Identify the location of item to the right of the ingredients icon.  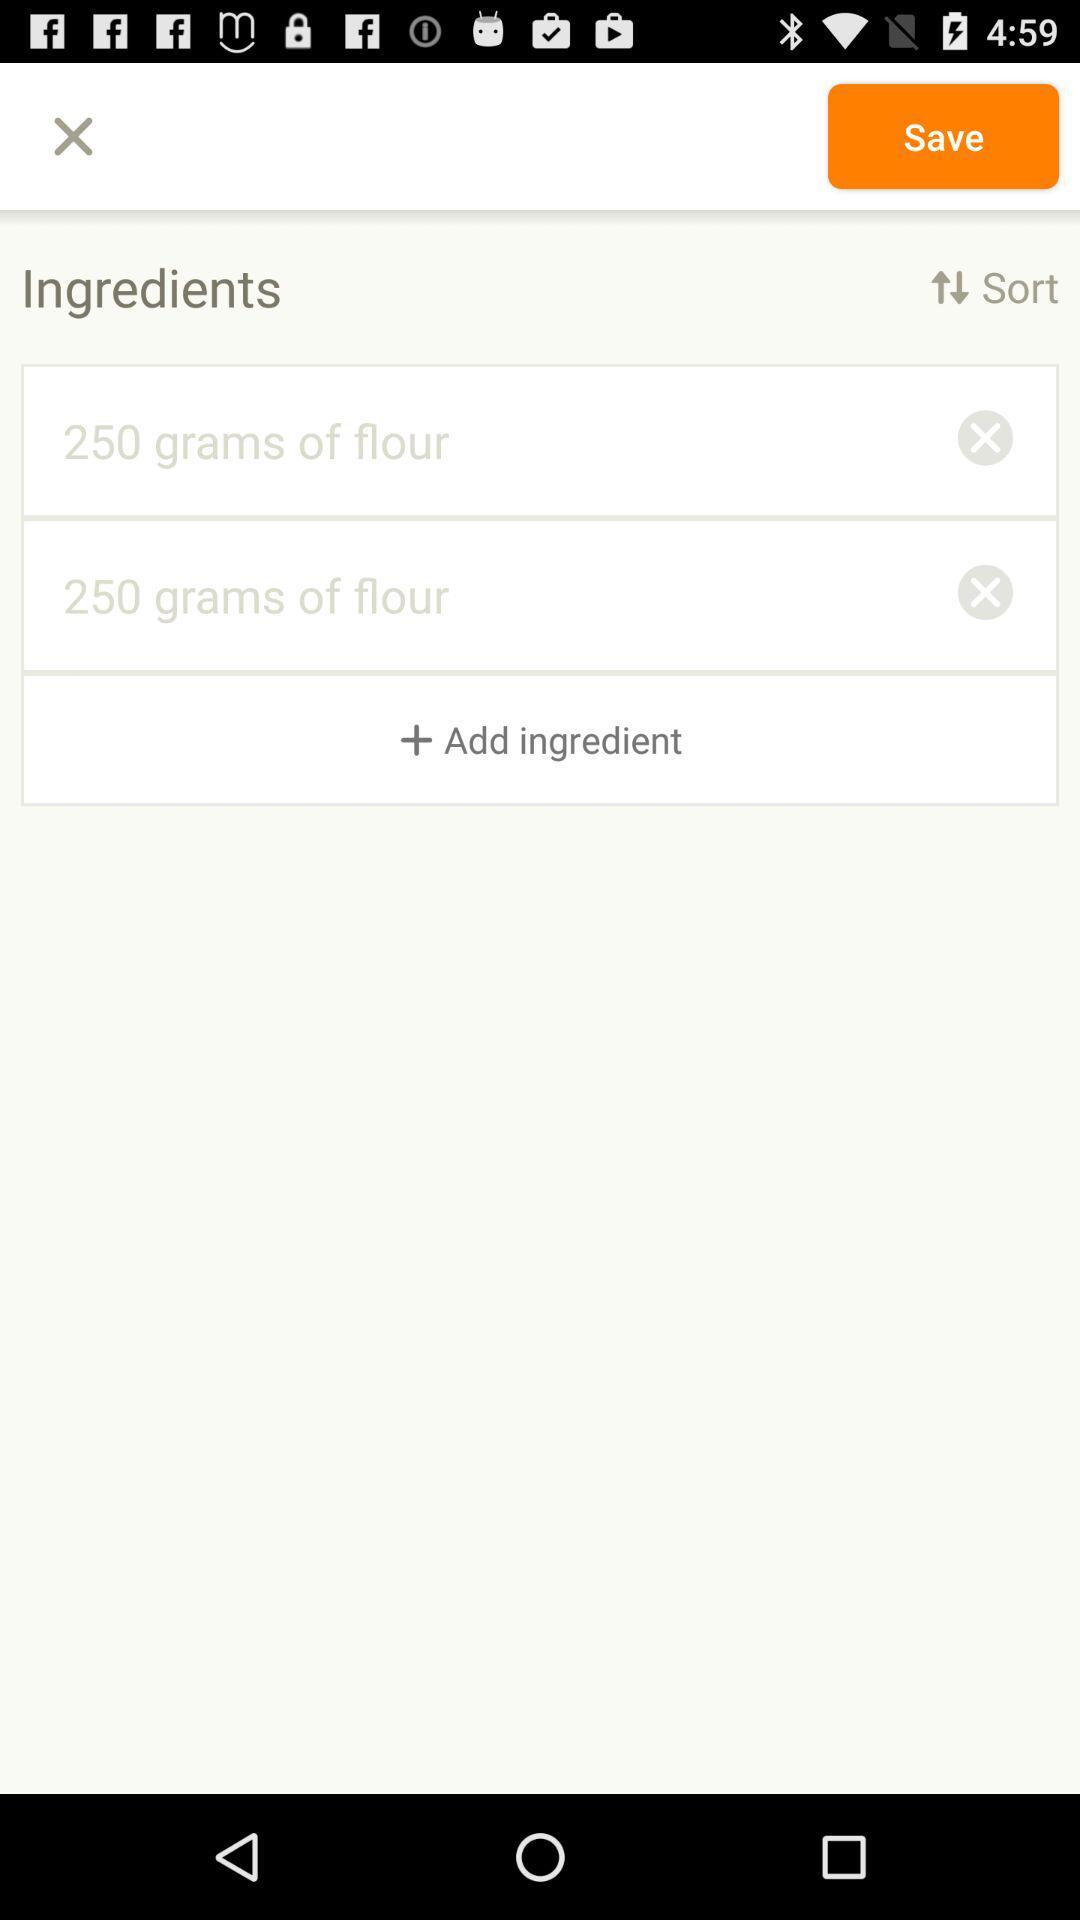
(994, 285).